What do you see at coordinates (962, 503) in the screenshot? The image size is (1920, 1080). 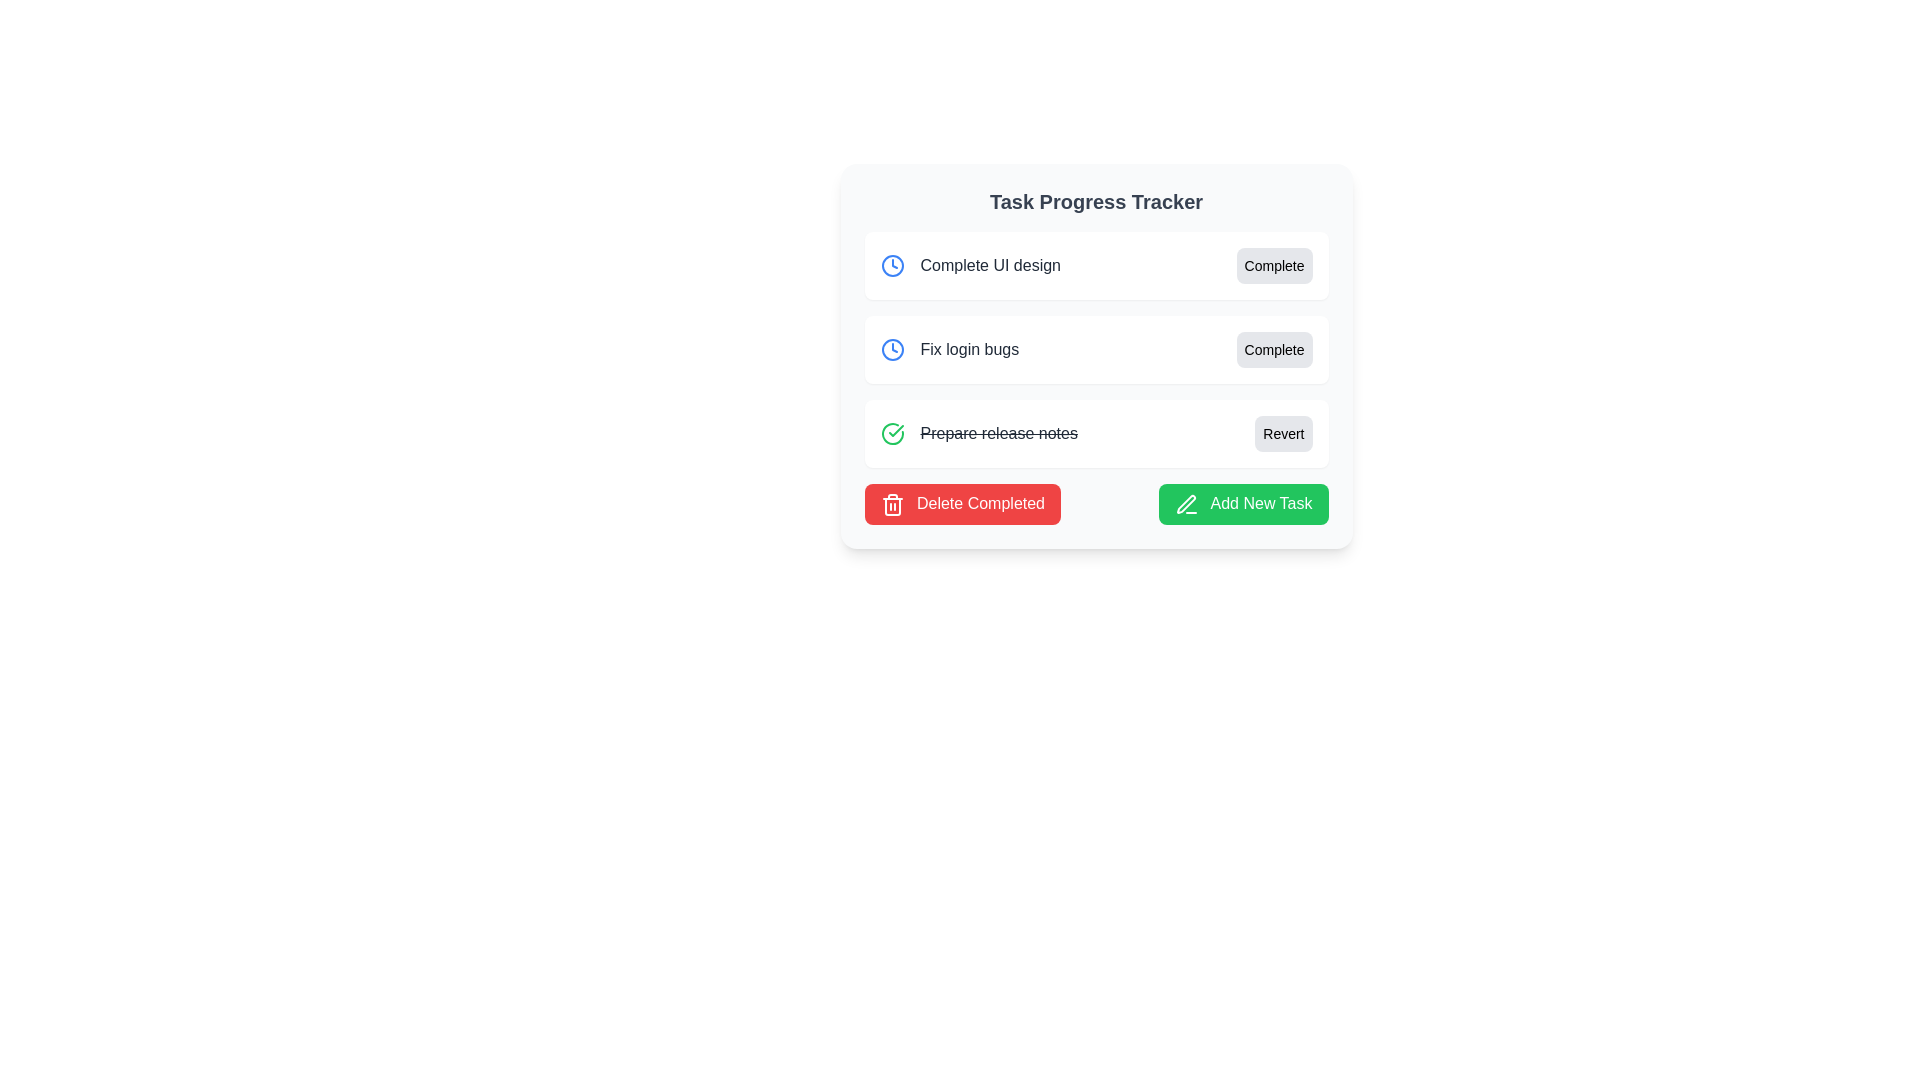 I see `the 'Delete Completed' button, which has a red background and white text, located in the bottom-left corner of the task management interface` at bounding box center [962, 503].